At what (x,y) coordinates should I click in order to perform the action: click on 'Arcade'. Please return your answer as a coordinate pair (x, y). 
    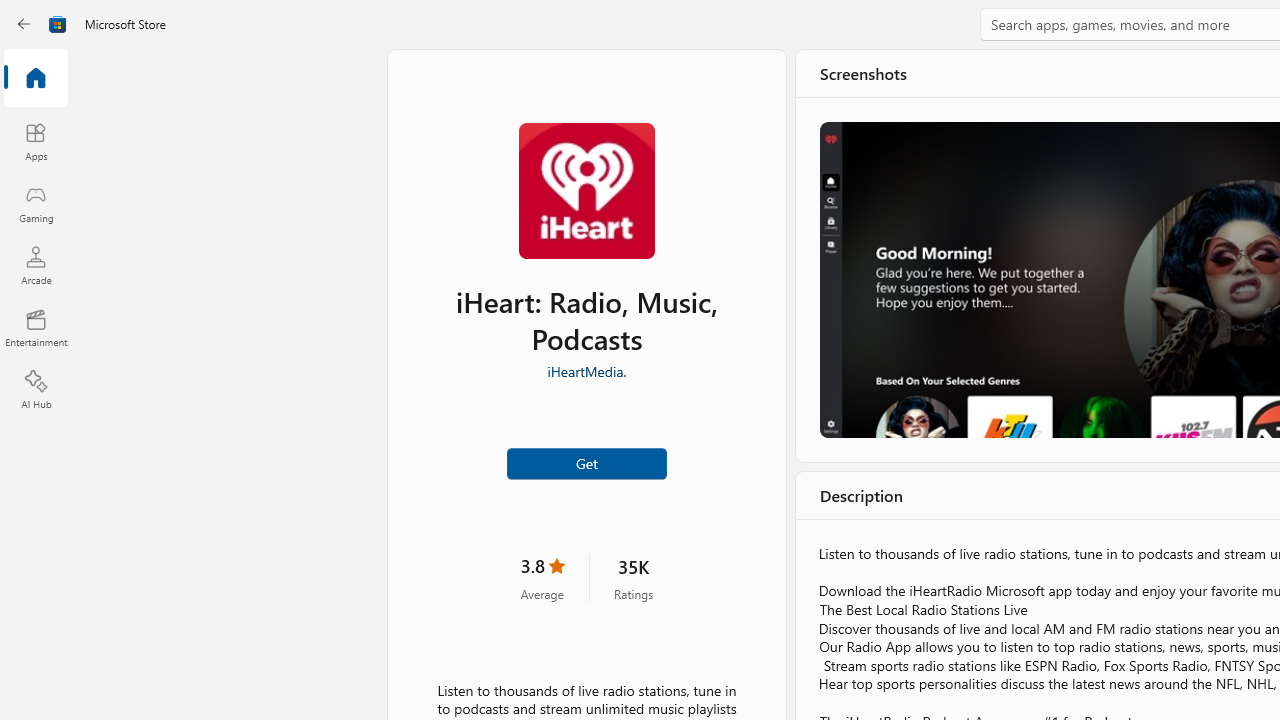
    Looking at the image, I should click on (35, 264).